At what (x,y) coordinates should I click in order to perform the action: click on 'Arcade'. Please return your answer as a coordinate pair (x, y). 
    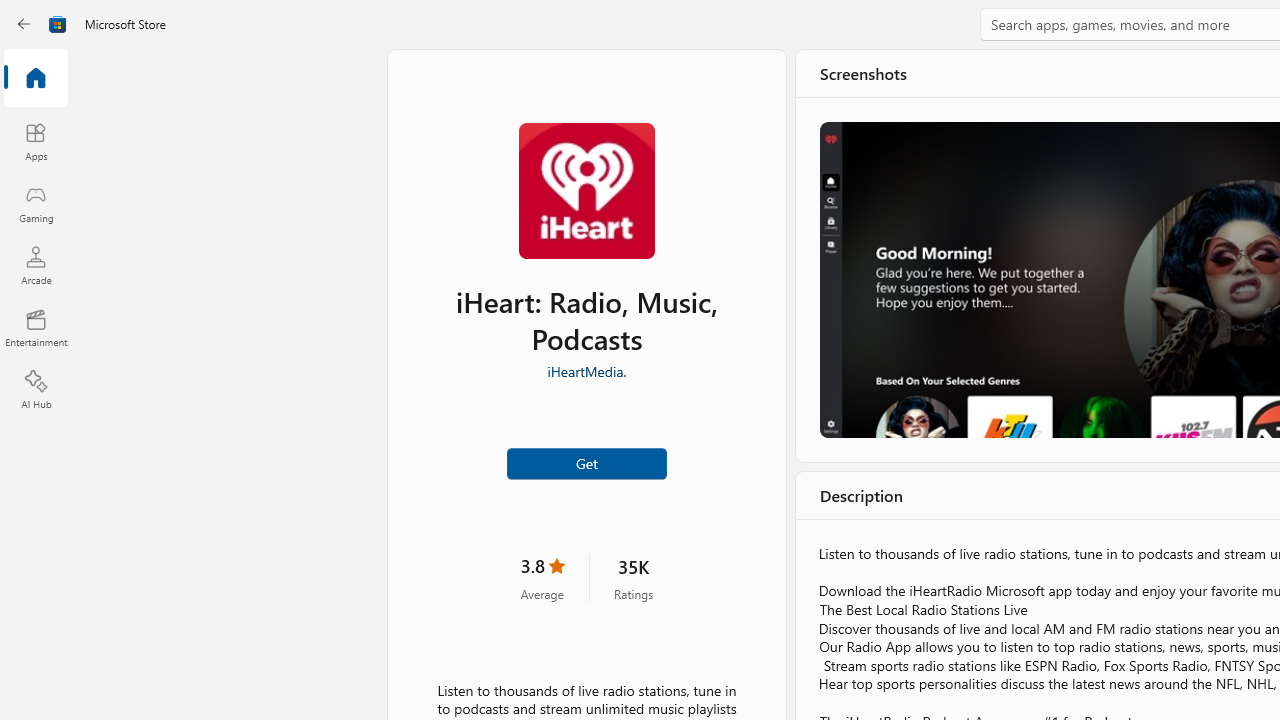
    Looking at the image, I should click on (35, 264).